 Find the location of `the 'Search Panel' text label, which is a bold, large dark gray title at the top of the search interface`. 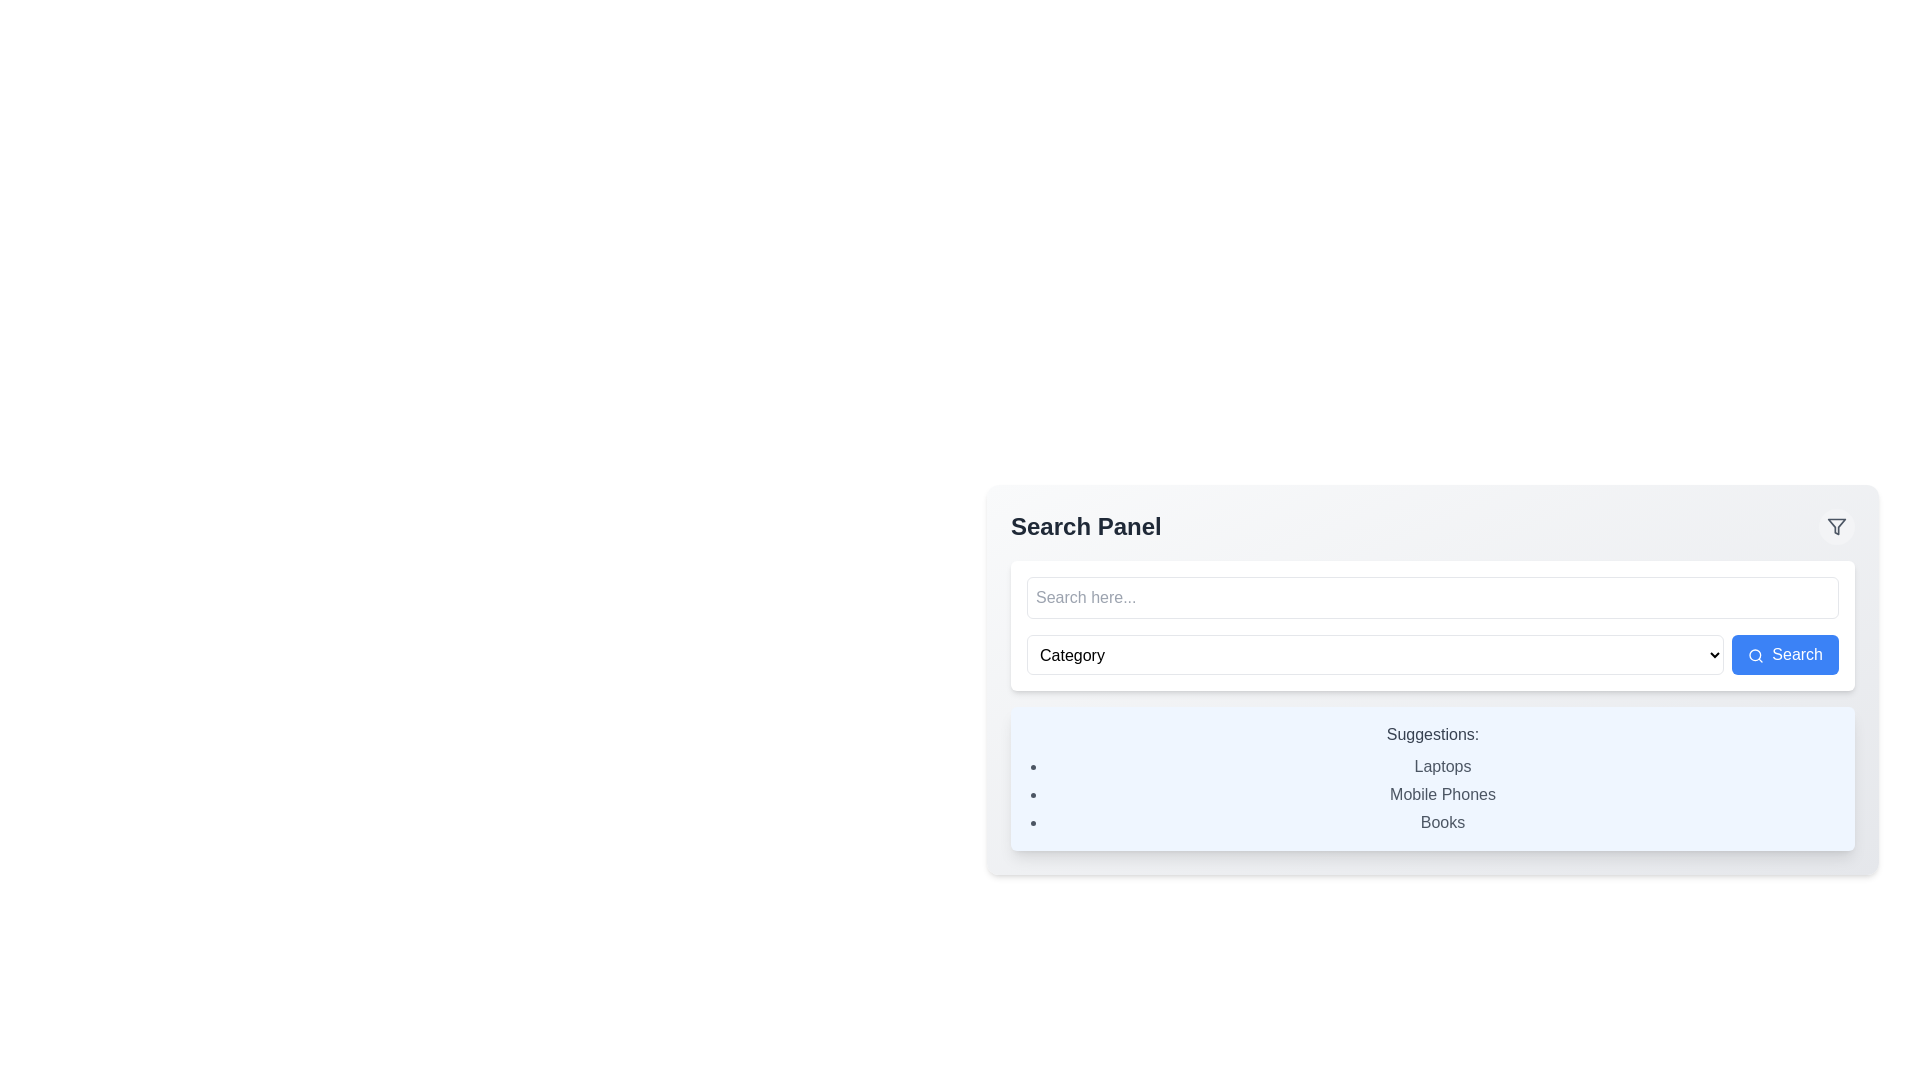

the 'Search Panel' text label, which is a bold, large dark gray title at the top of the search interface is located at coordinates (1085, 526).